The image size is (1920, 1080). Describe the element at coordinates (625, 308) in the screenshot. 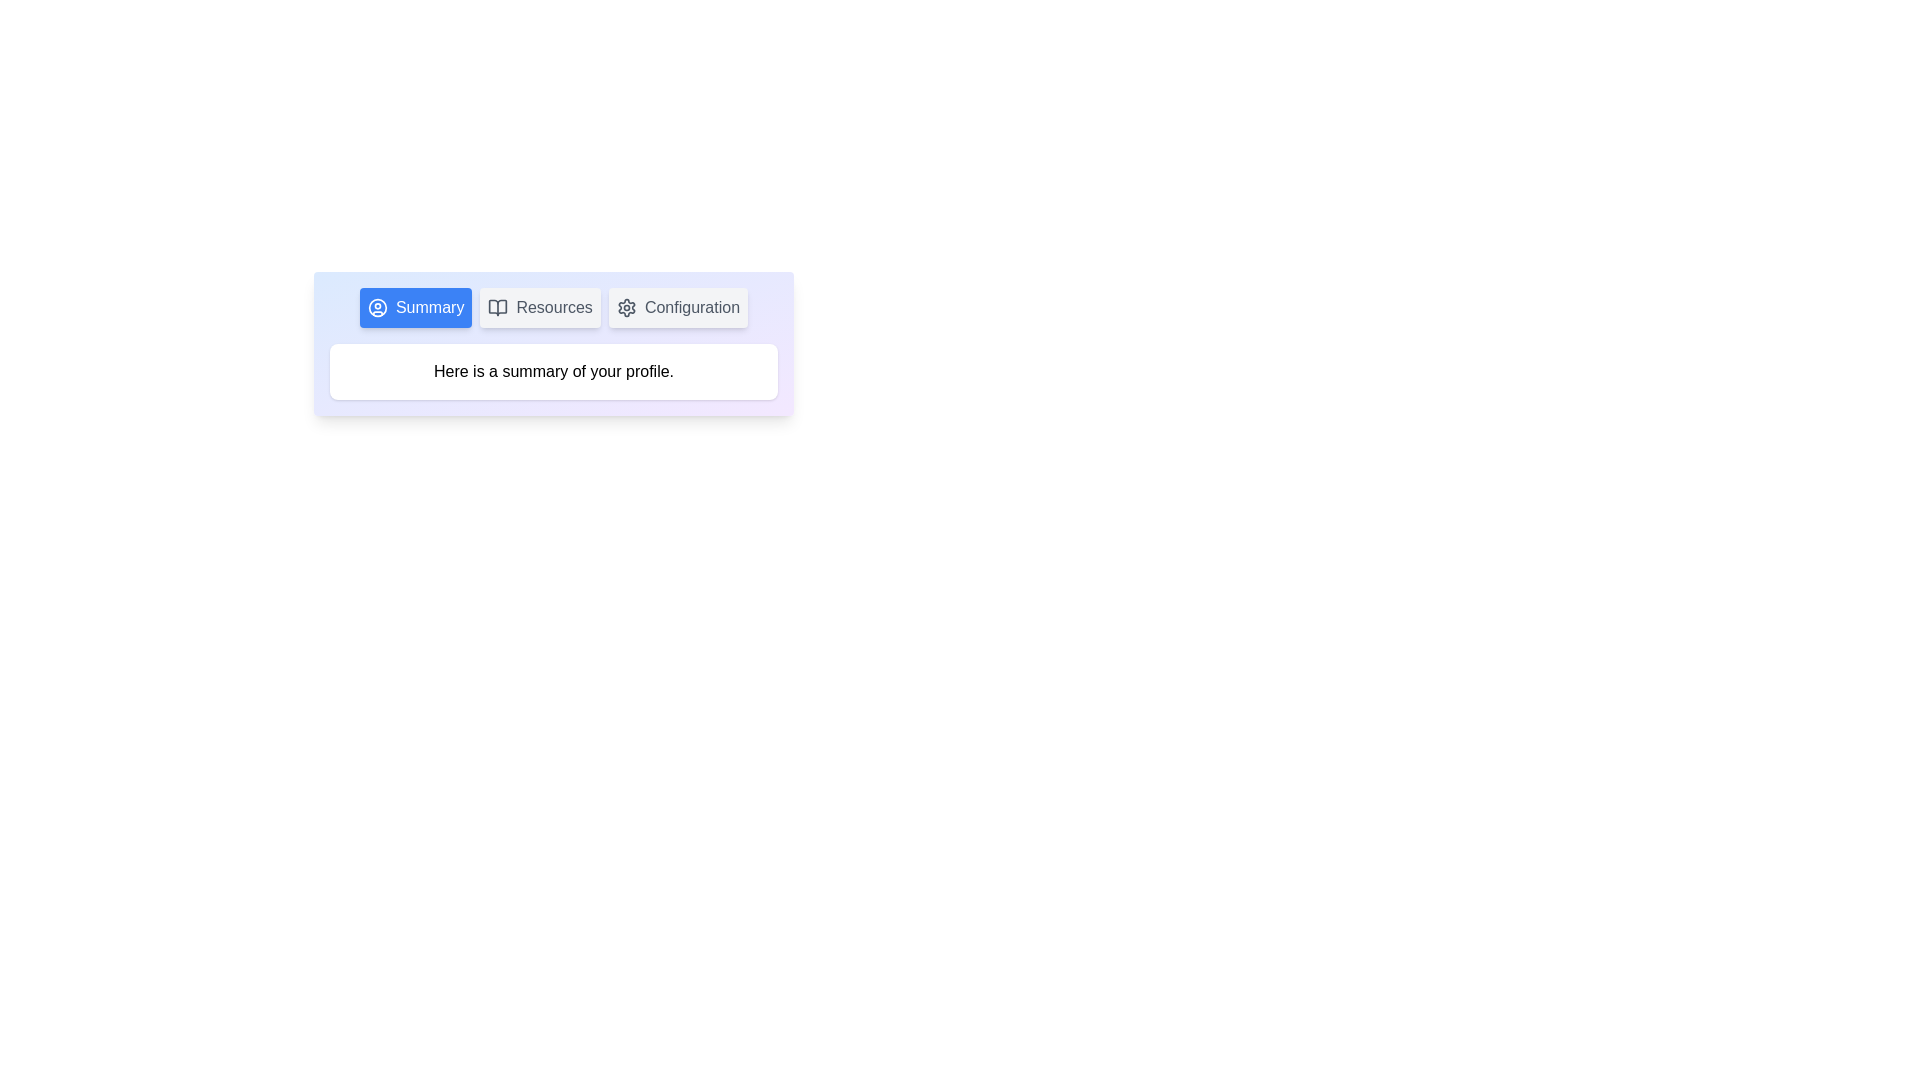

I see `the icon of the Configuration tab` at that location.